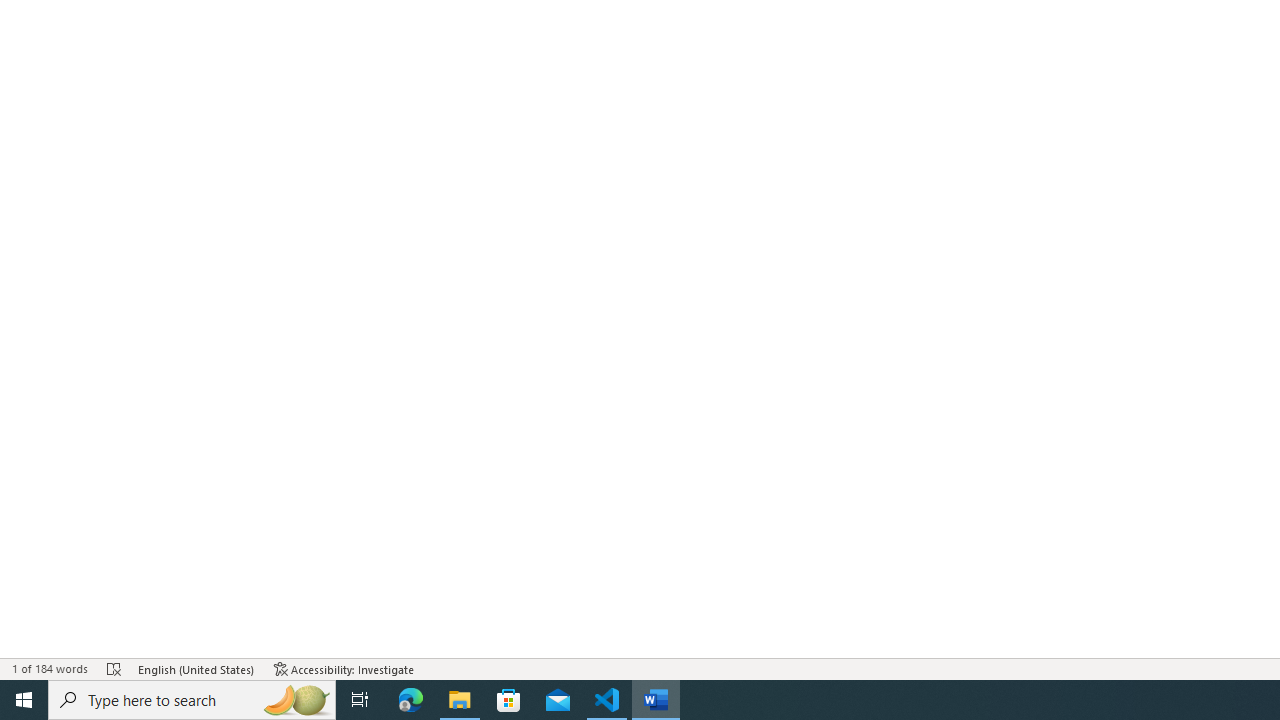  What do you see at coordinates (196, 669) in the screenshot?
I see `'Language English (United States)'` at bounding box center [196, 669].